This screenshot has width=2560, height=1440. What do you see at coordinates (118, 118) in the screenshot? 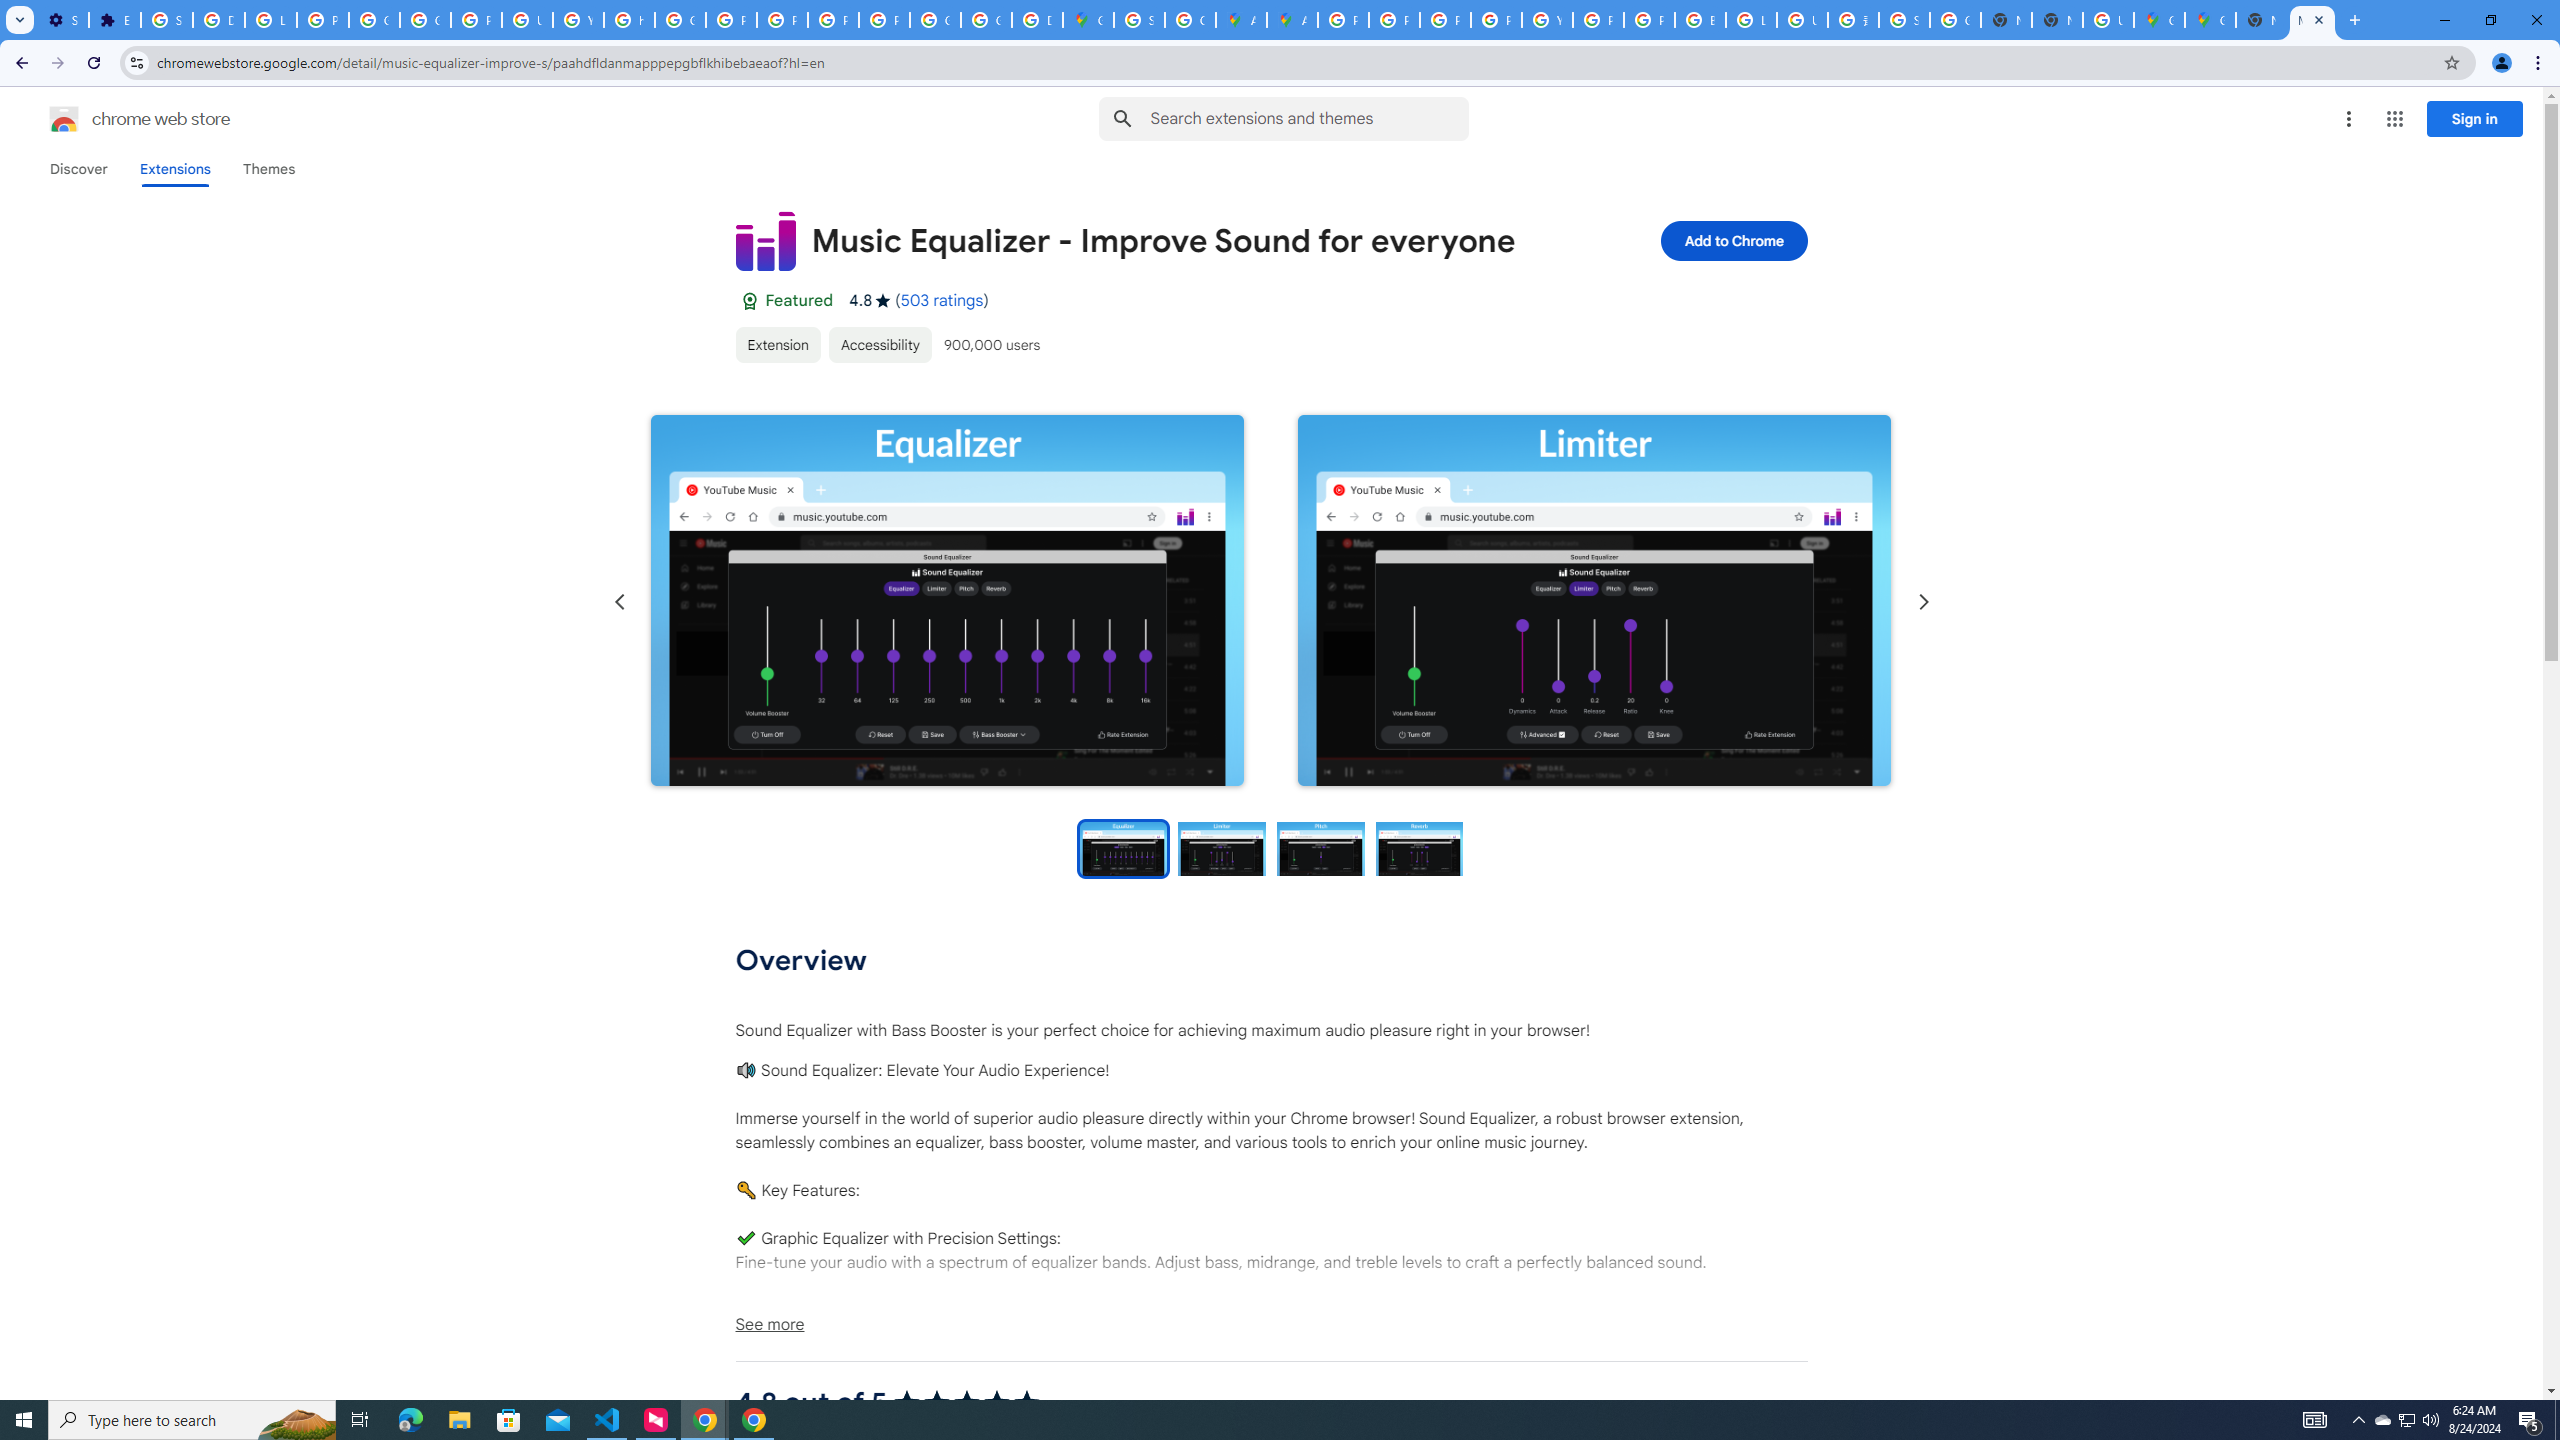
I see `'Chrome Web Store logo chrome web store'` at bounding box center [118, 118].